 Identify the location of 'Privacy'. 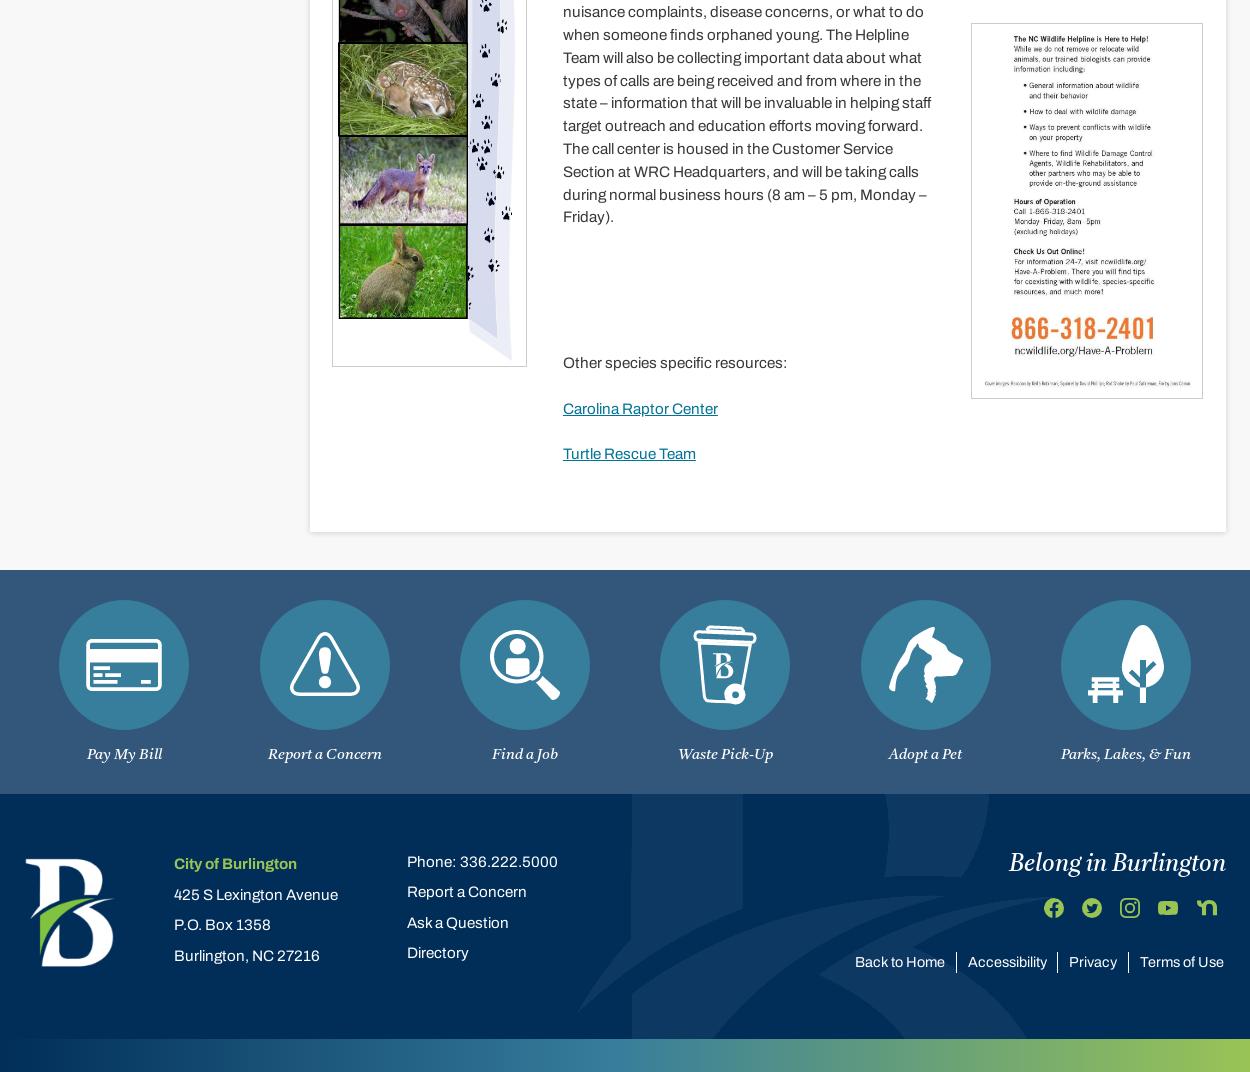
(1092, 960).